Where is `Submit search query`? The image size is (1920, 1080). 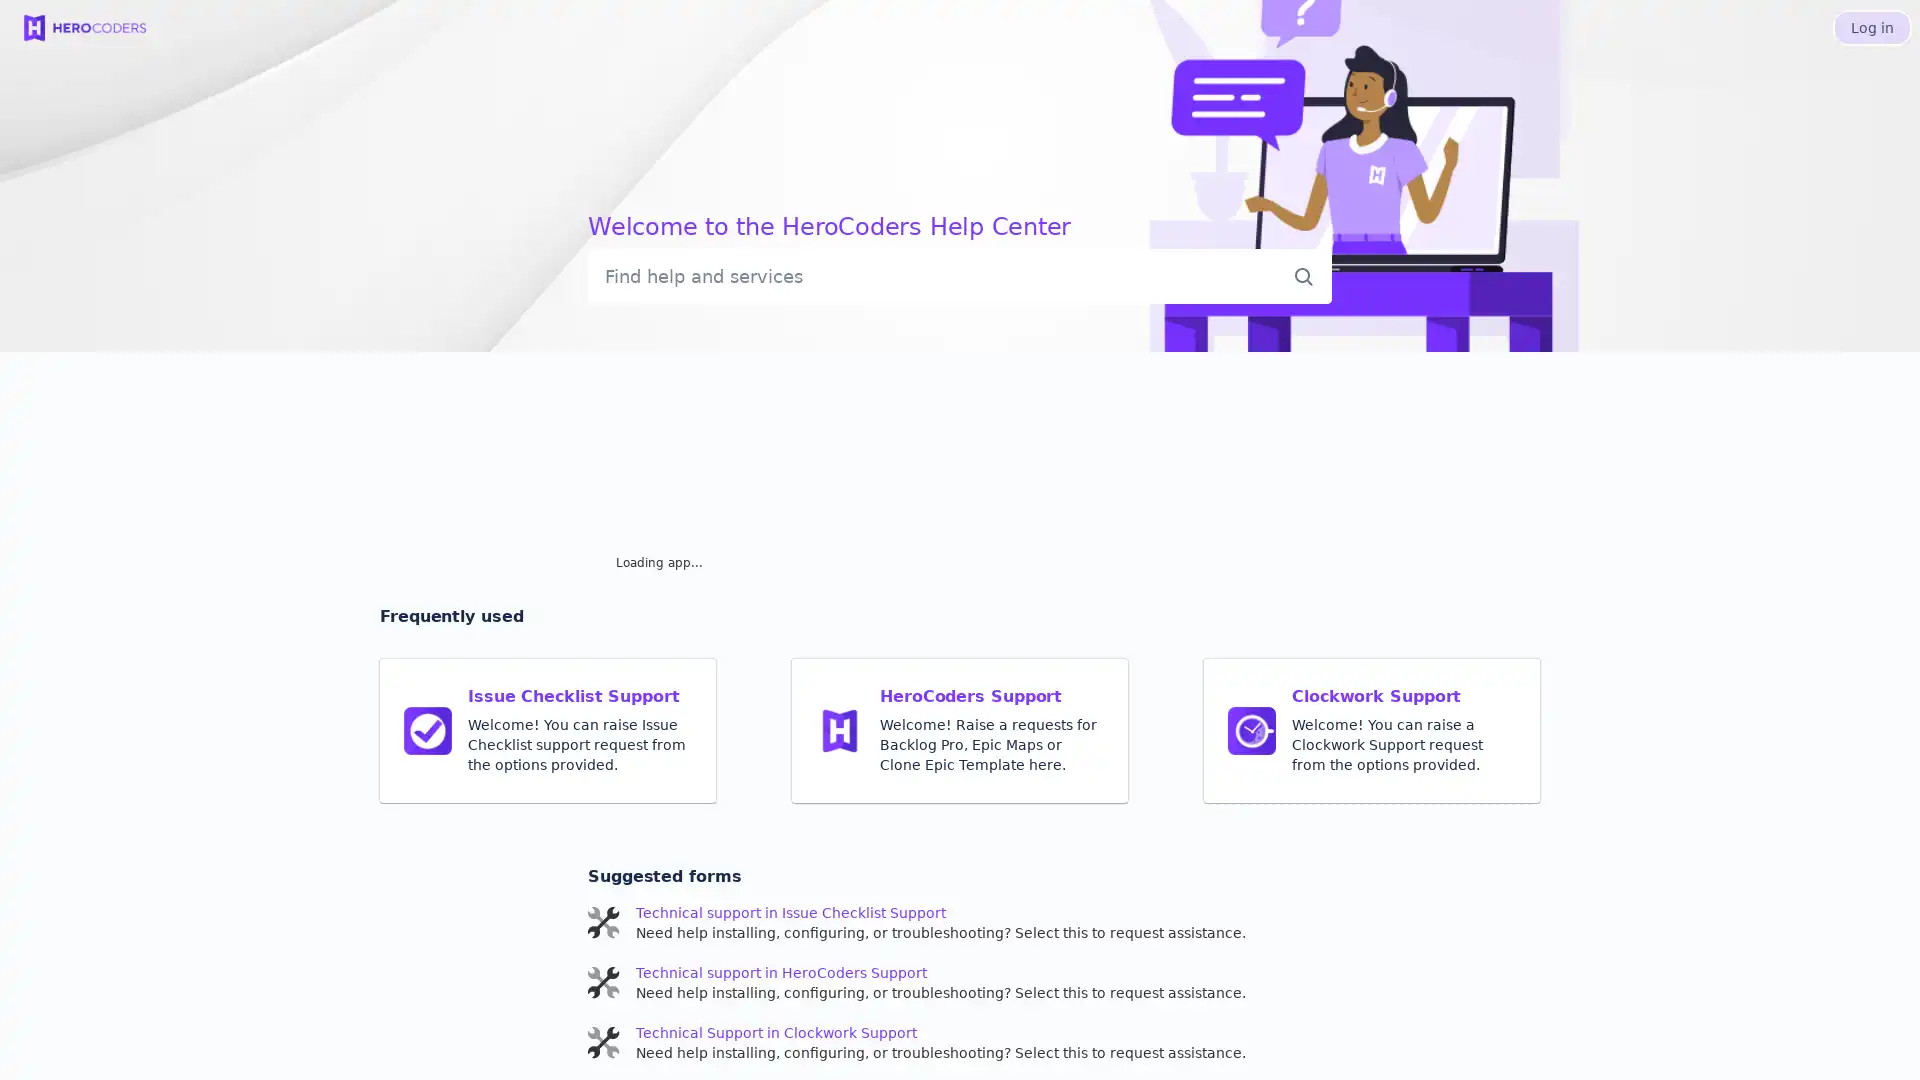
Submit search query is located at coordinates (1304, 276).